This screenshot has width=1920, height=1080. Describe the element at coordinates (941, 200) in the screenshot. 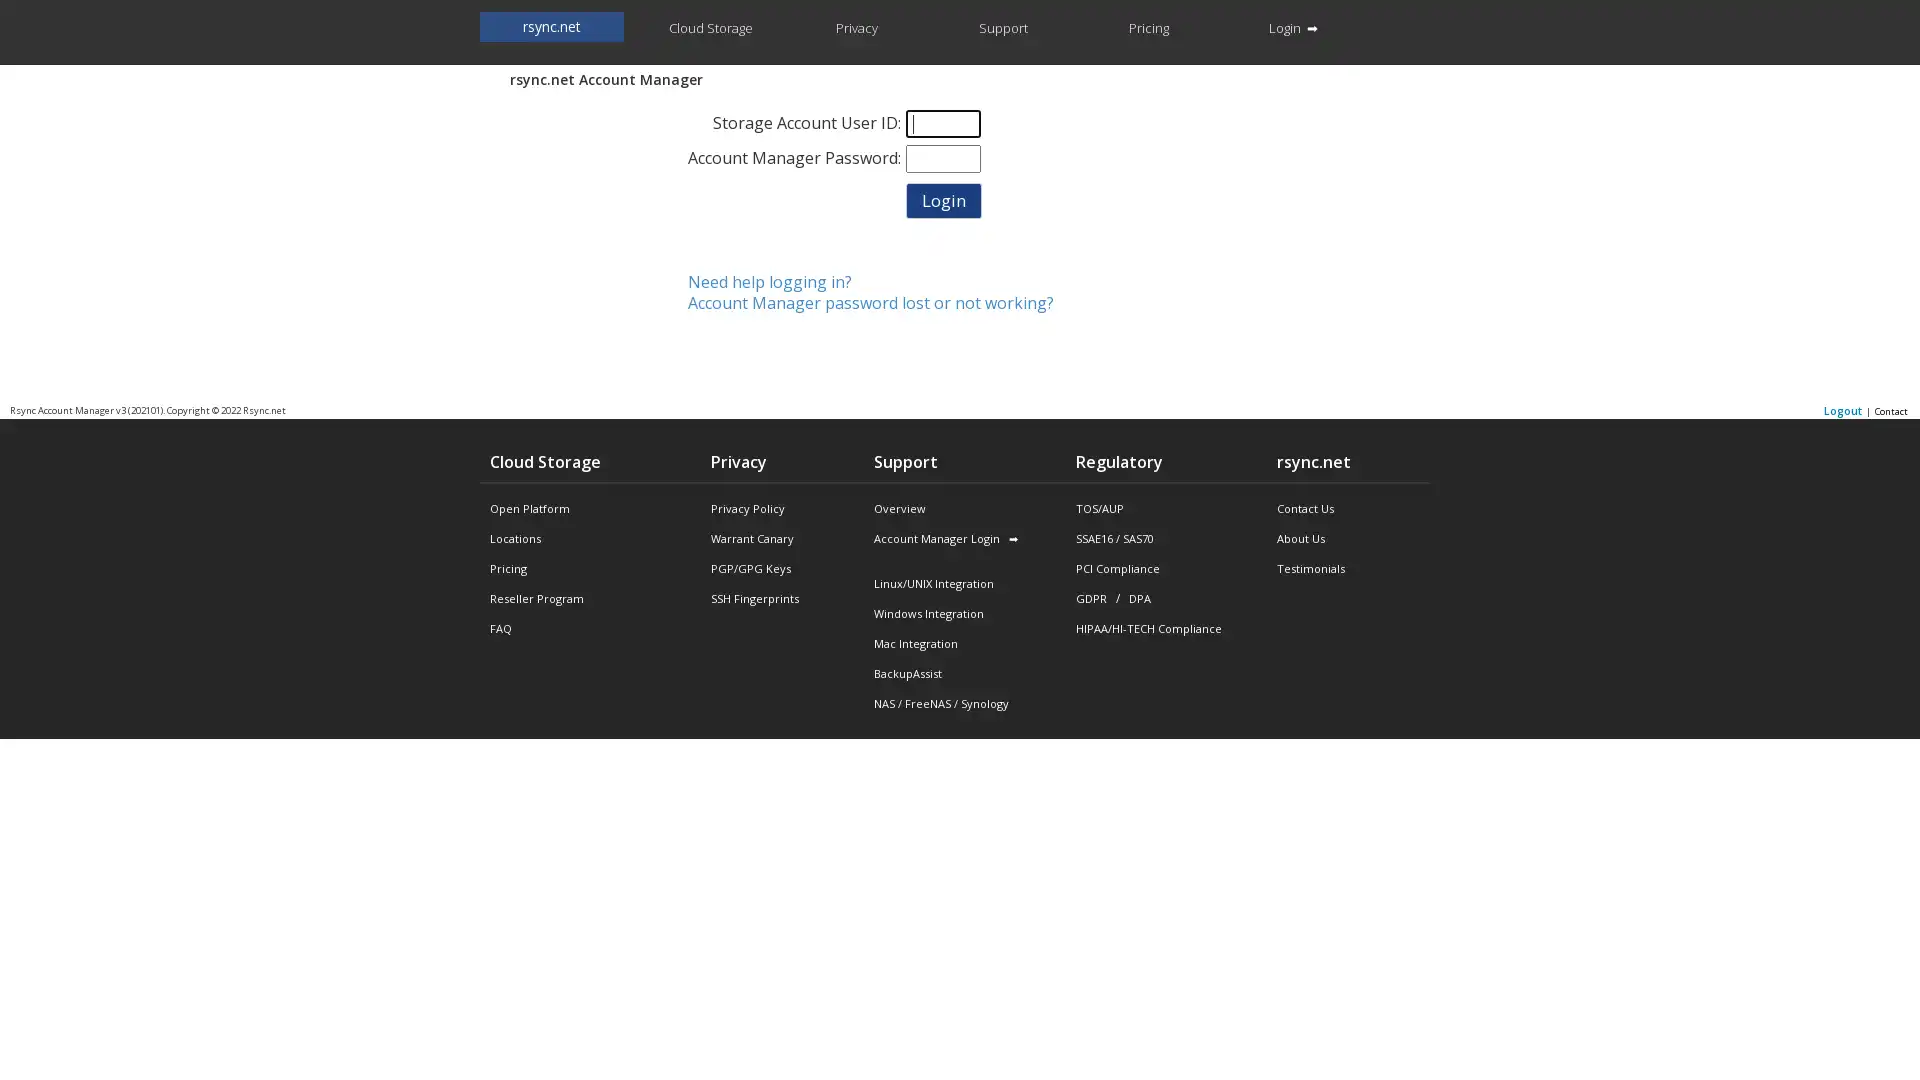

I see `Login` at that location.